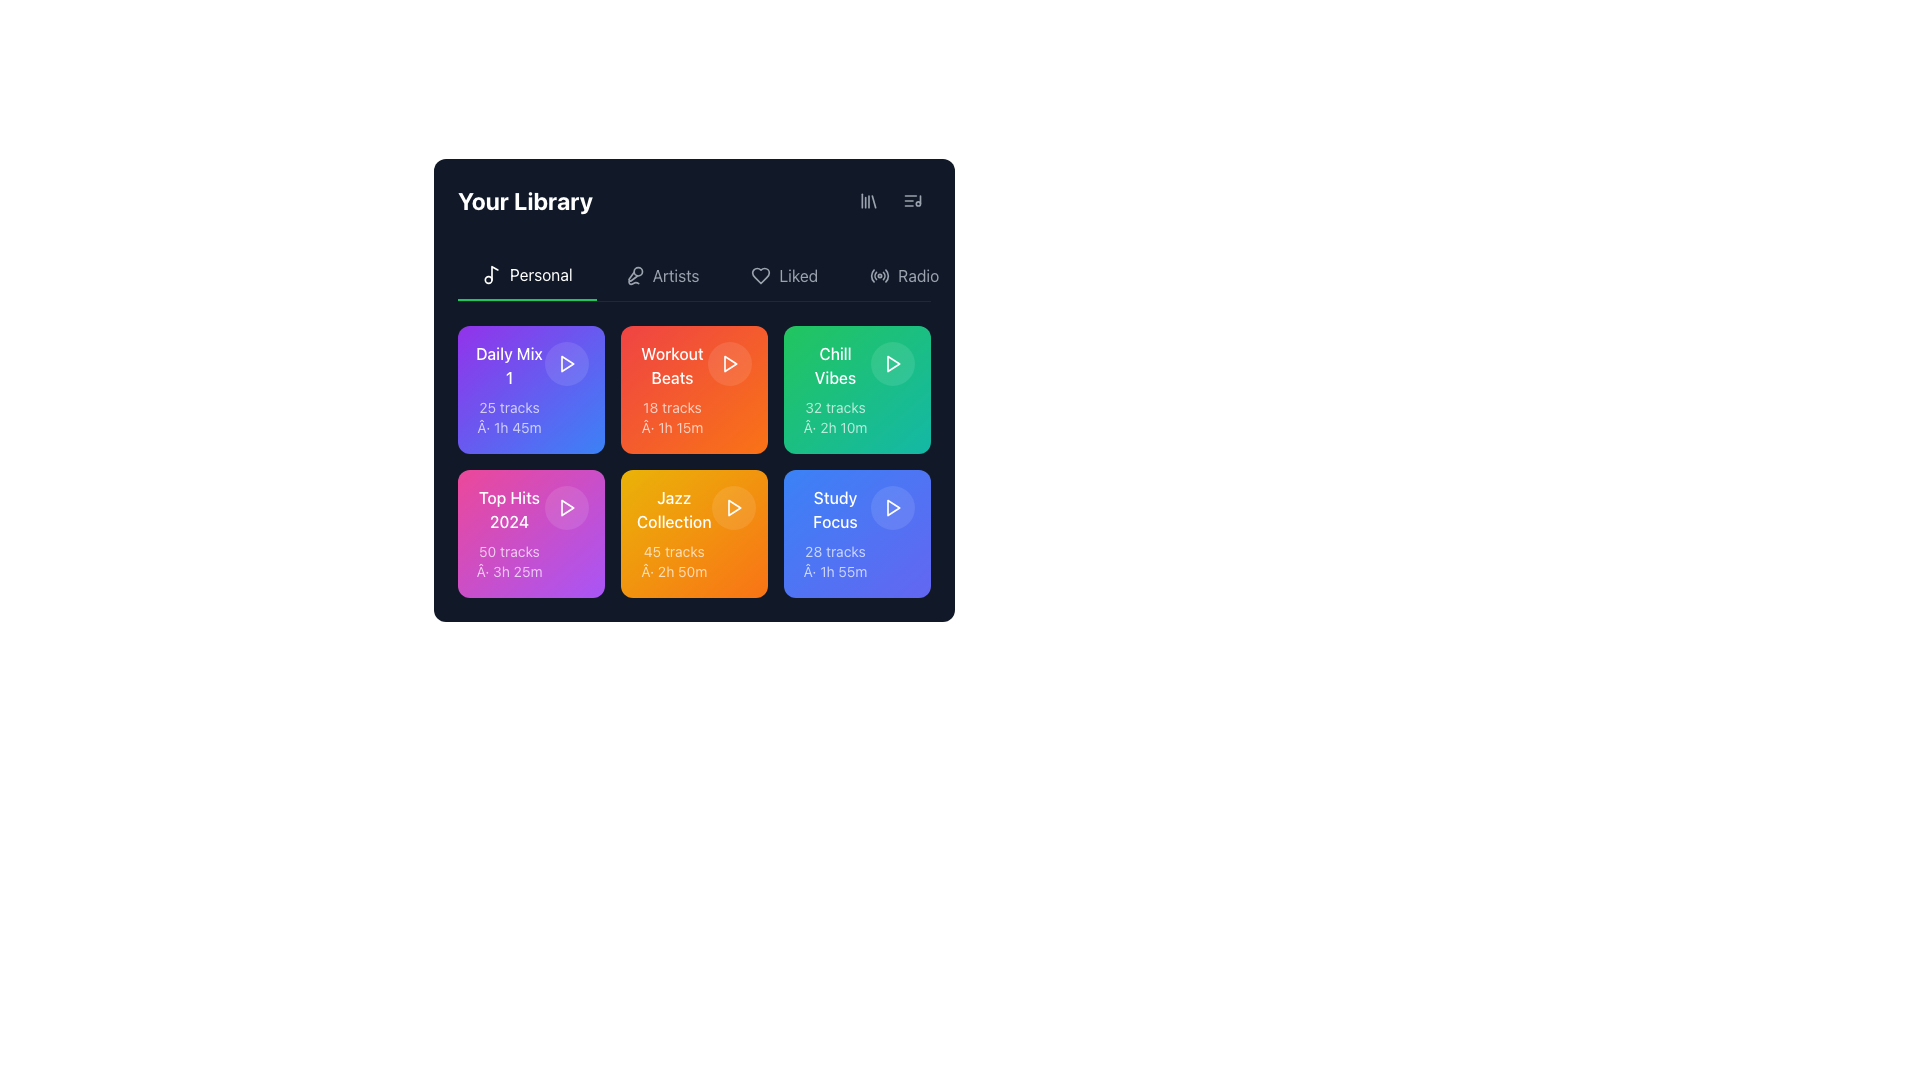 This screenshot has width=1920, height=1080. I want to click on the innermost arc of the 'Radio' icon located in the upper-right section of the interface, so click(873, 276).